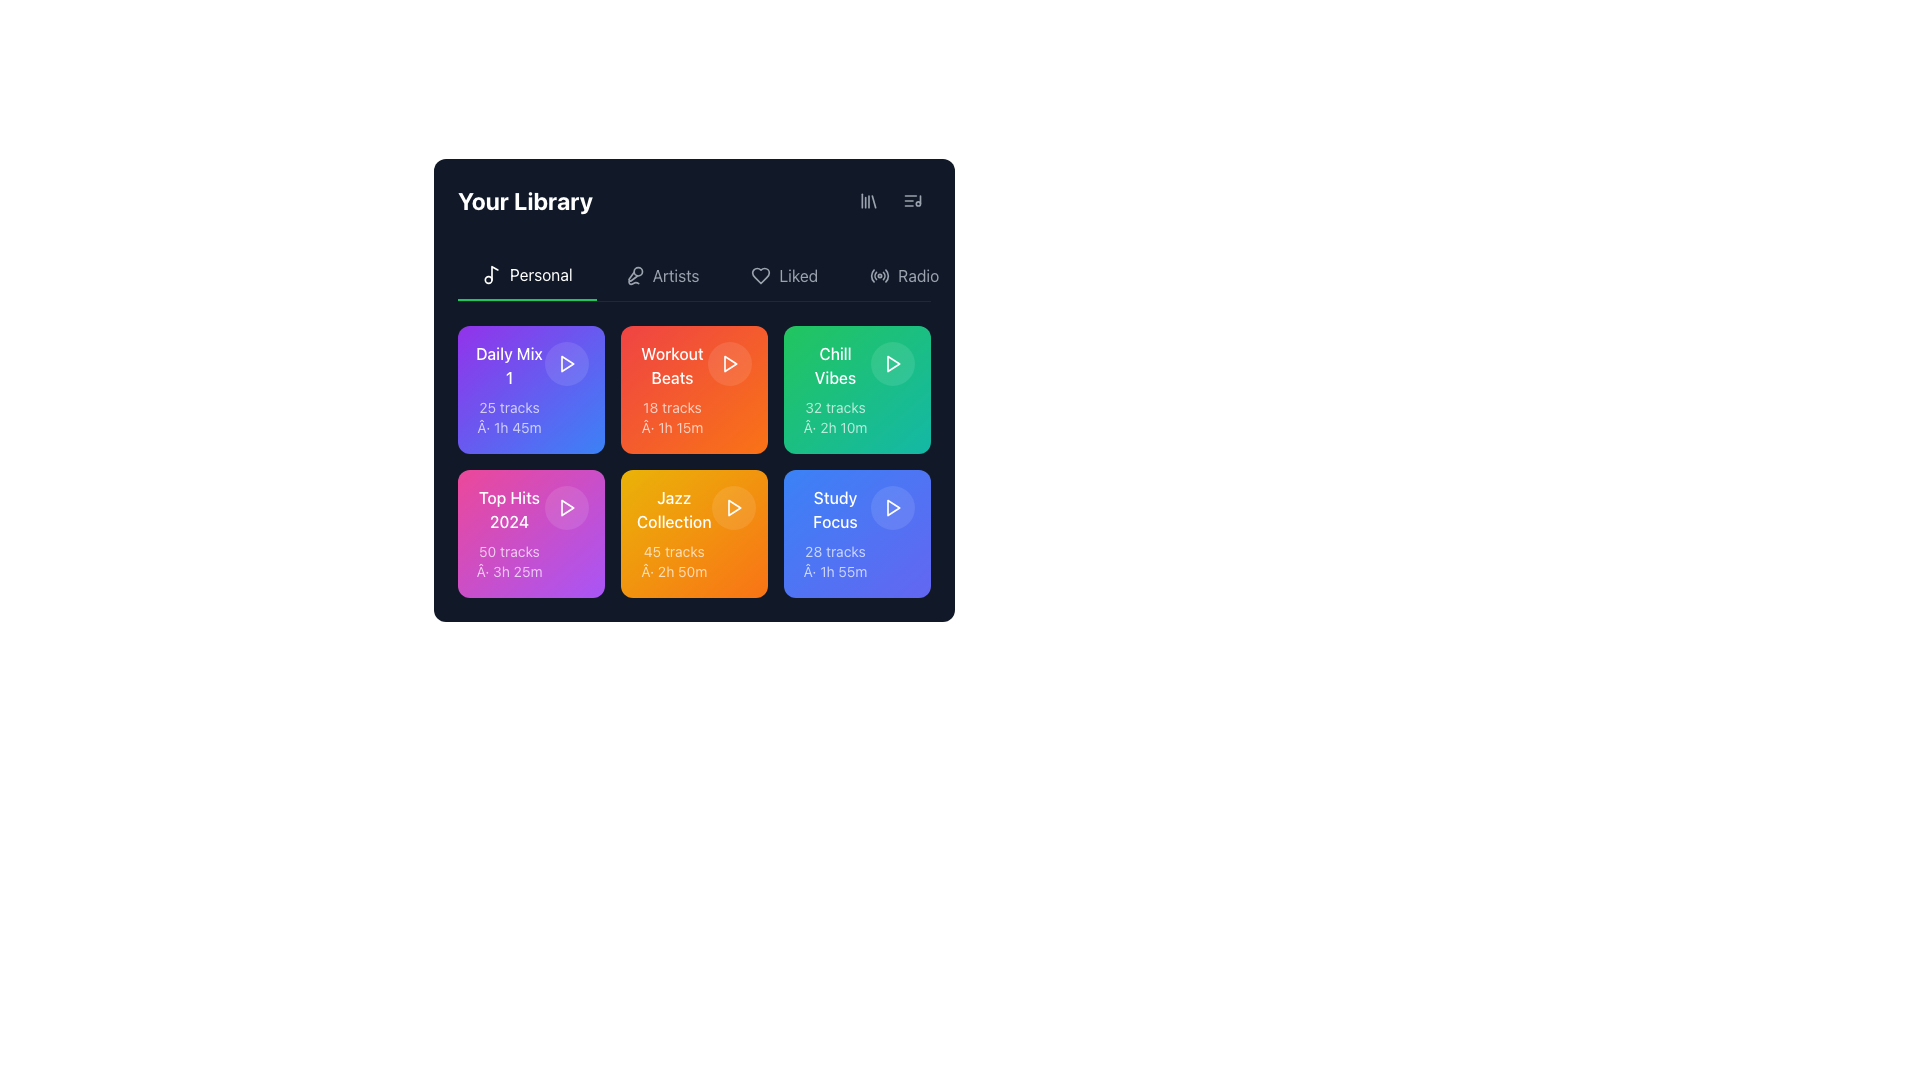 This screenshot has width=1920, height=1080. I want to click on the innermost arc of the 'Radio' icon located in the upper-right section of the interface, so click(873, 276).